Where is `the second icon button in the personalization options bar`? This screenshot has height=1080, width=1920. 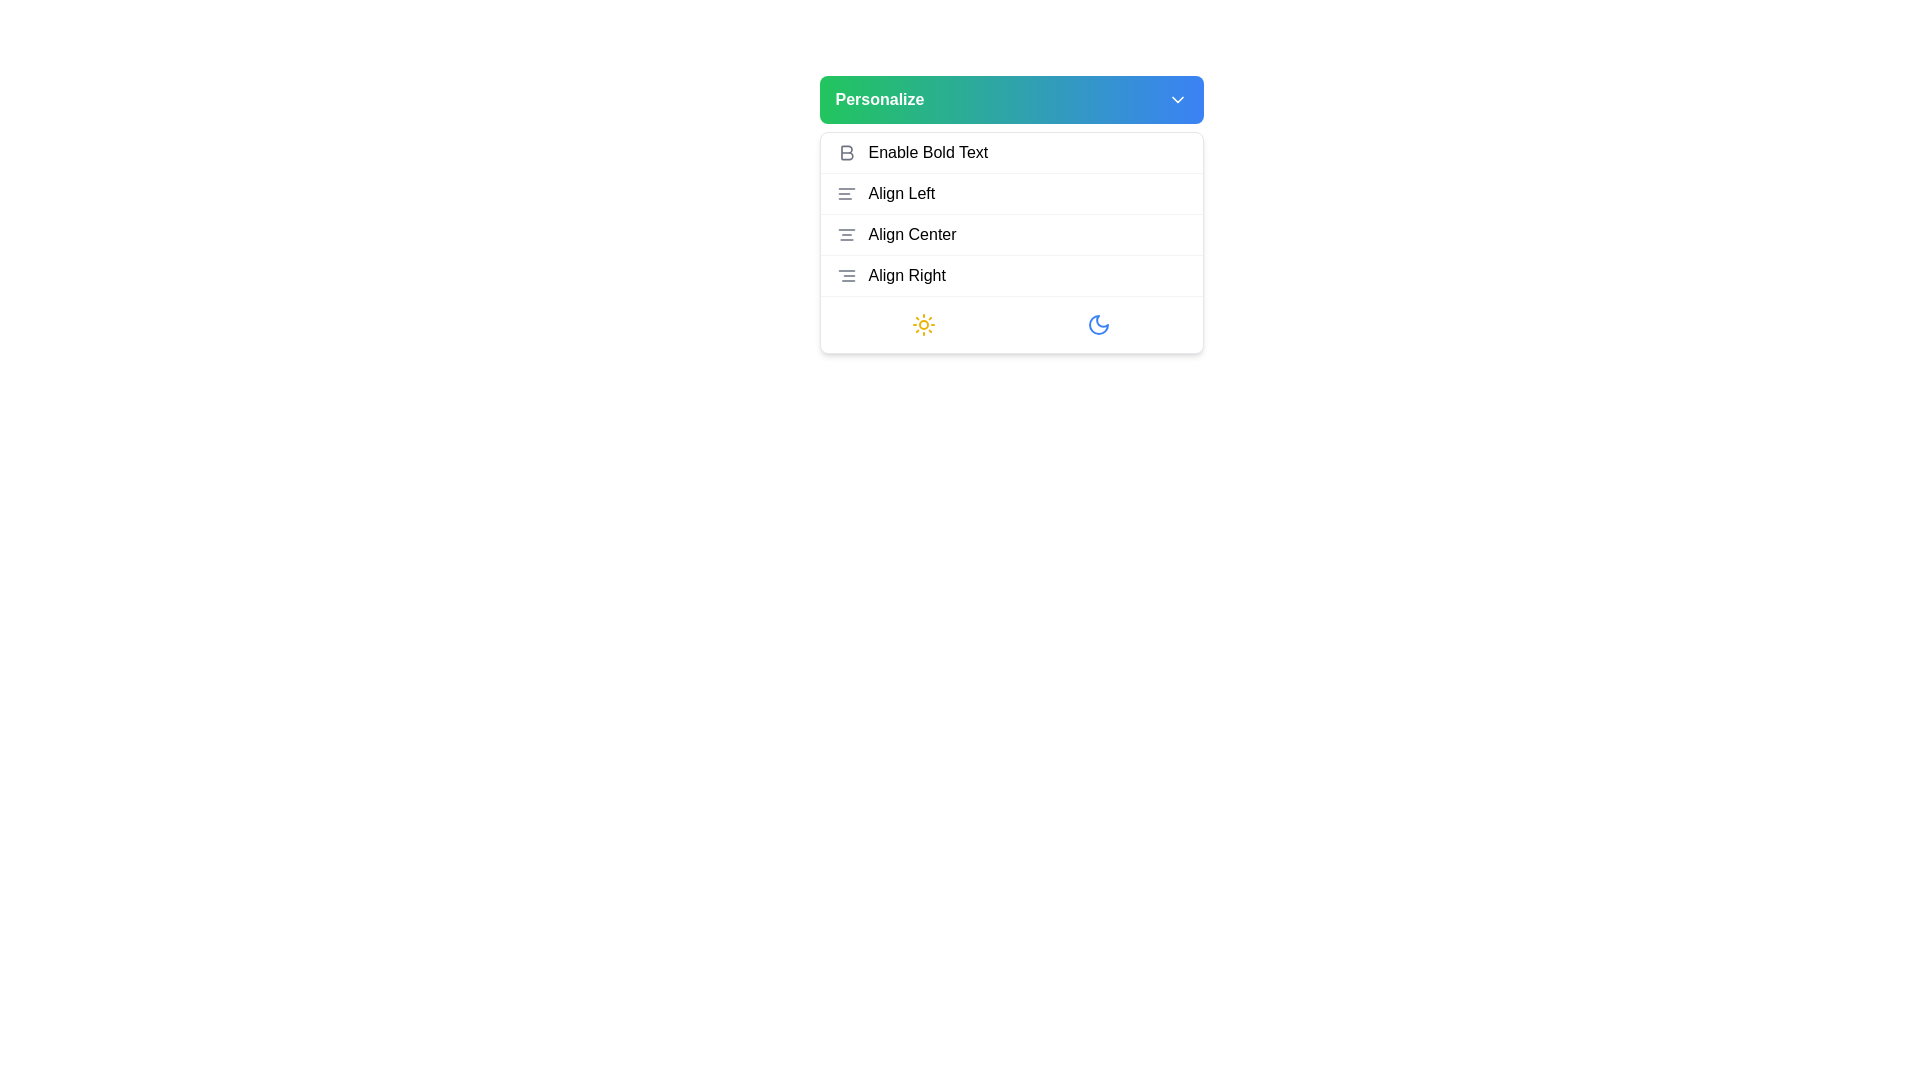
the second icon button in the personalization options bar is located at coordinates (1098, 323).